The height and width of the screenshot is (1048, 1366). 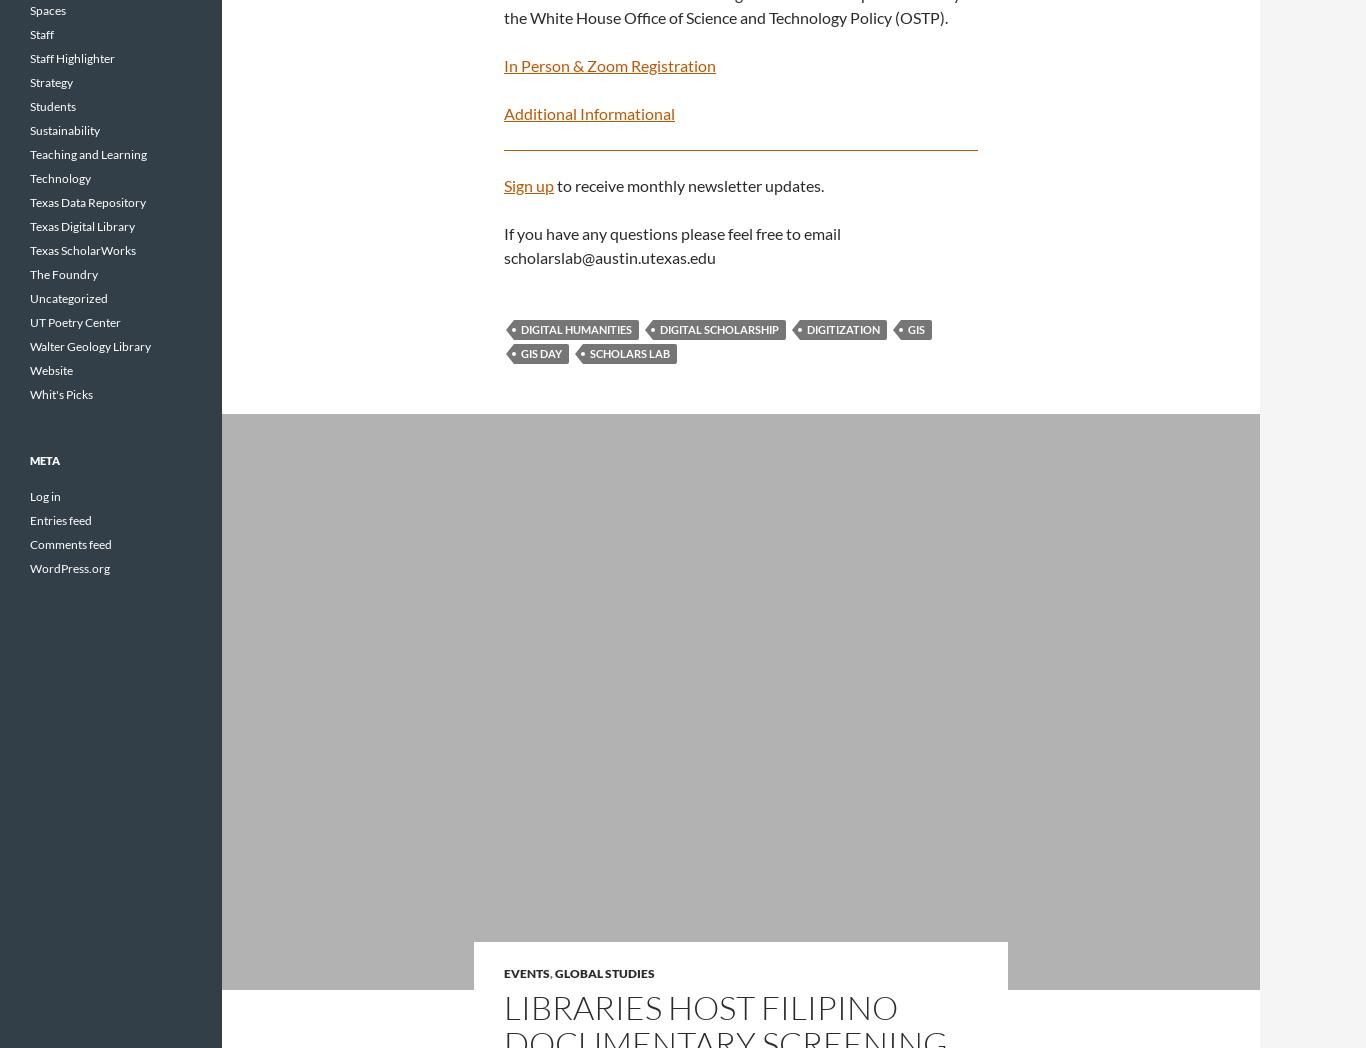 What do you see at coordinates (575, 328) in the screenshot?
I see `'digital humanities'` at bounding box center [575, 328].